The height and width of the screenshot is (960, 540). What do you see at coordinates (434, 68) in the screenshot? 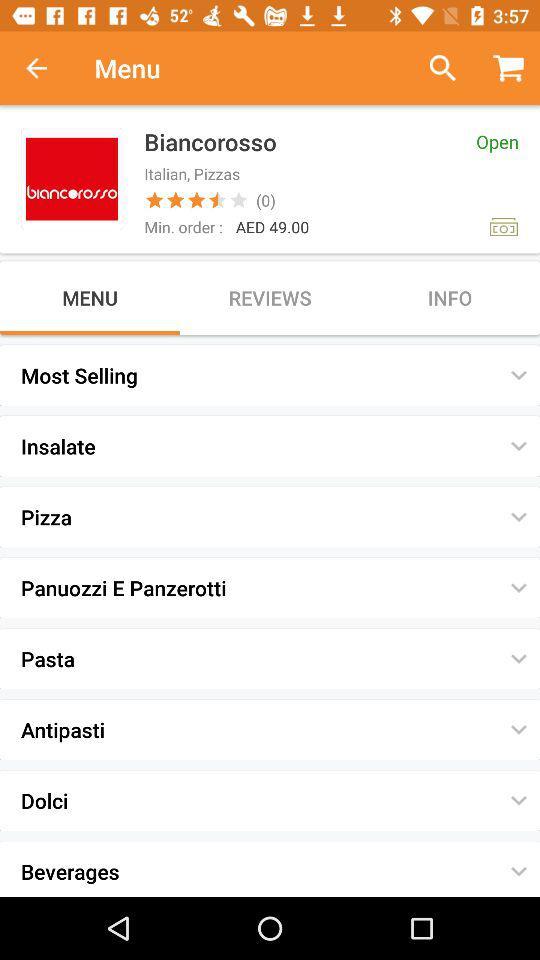
I see `previous` at bounding box center [434, 68].